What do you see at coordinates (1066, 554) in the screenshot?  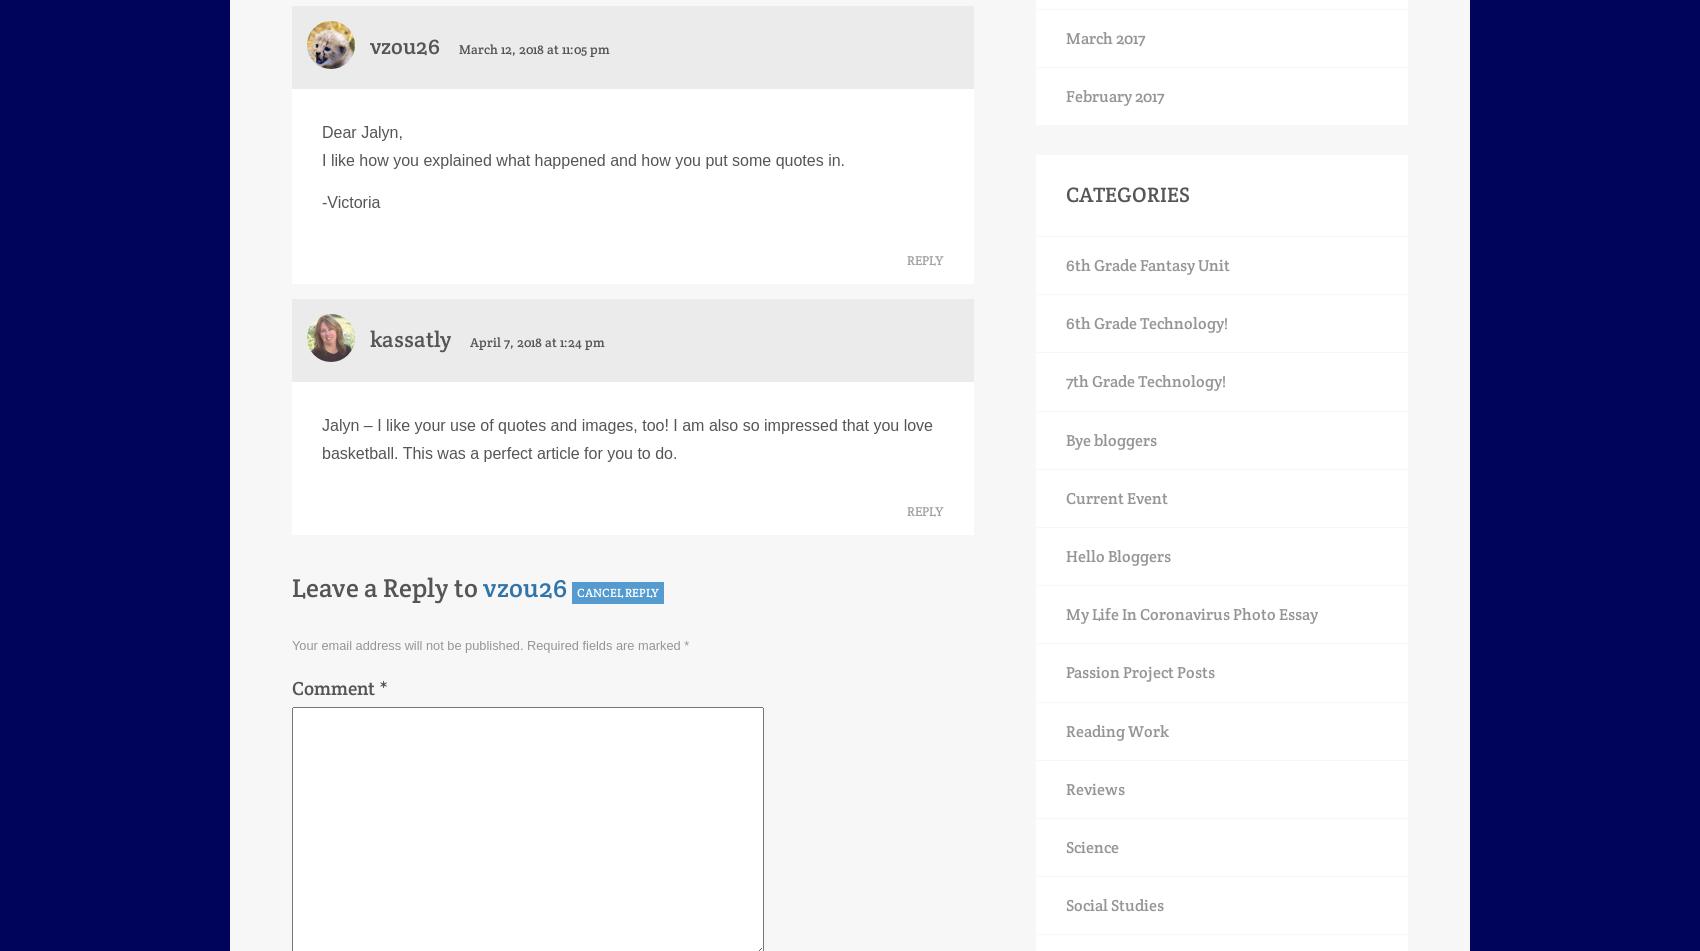 I see `'Hello Bloggers'` at bounding box center [1066, 554].